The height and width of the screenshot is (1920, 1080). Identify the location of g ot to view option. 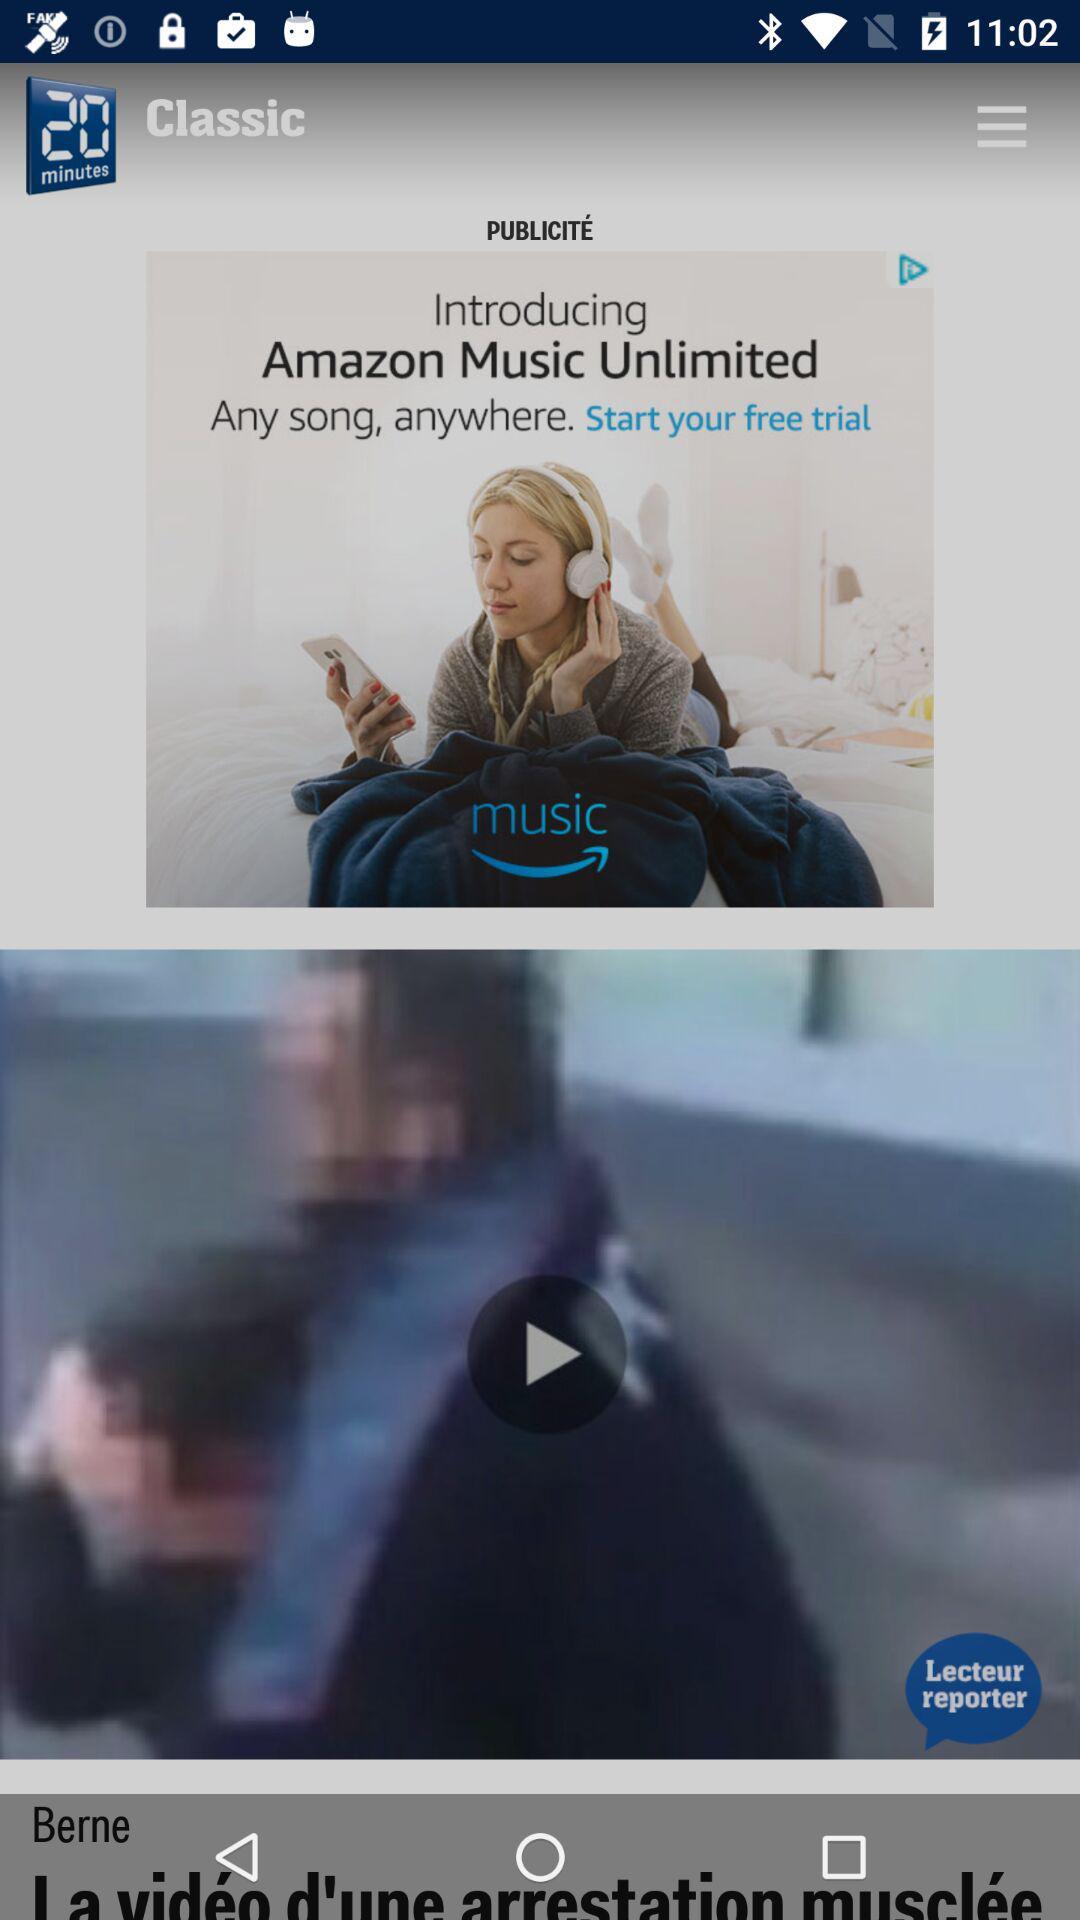
(1001, 124).